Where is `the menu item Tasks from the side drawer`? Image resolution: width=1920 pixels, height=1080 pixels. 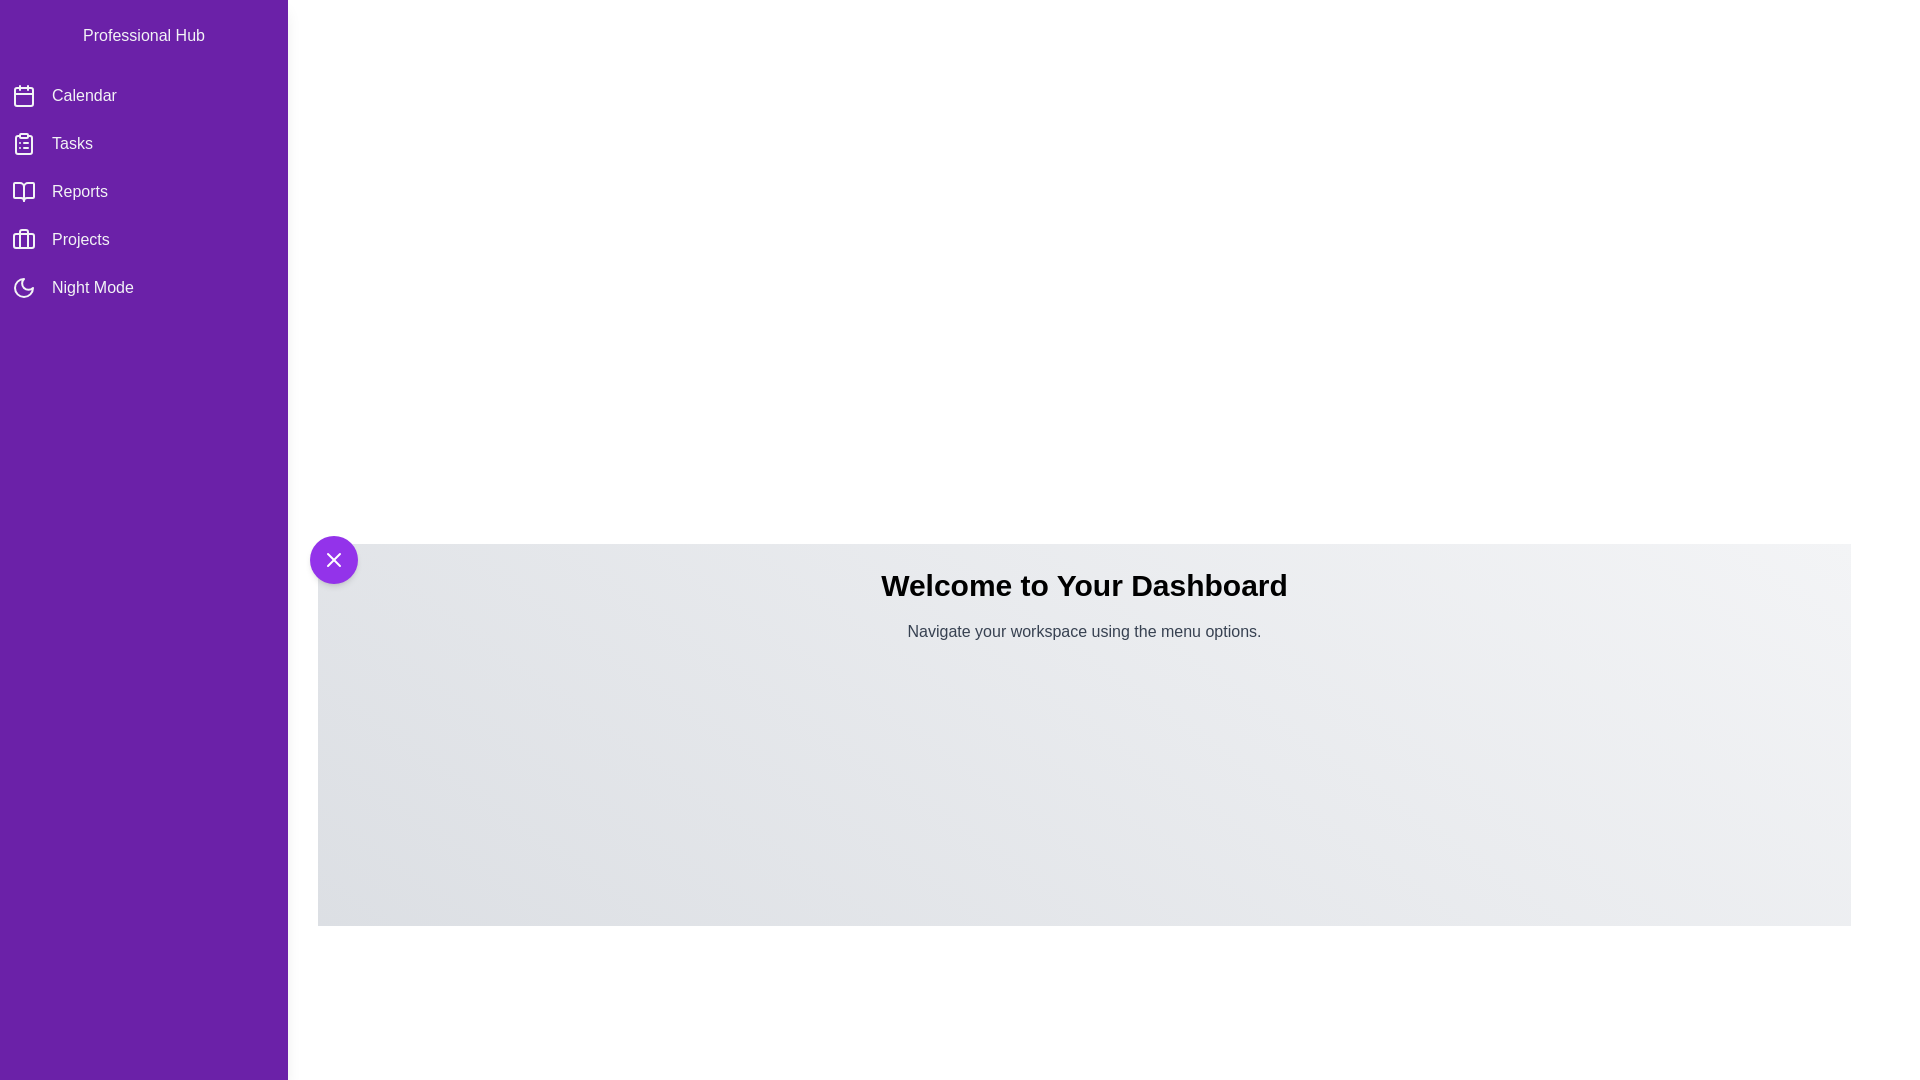 the menu item Tasks from the side drawer is located at coordinates (143, 142).